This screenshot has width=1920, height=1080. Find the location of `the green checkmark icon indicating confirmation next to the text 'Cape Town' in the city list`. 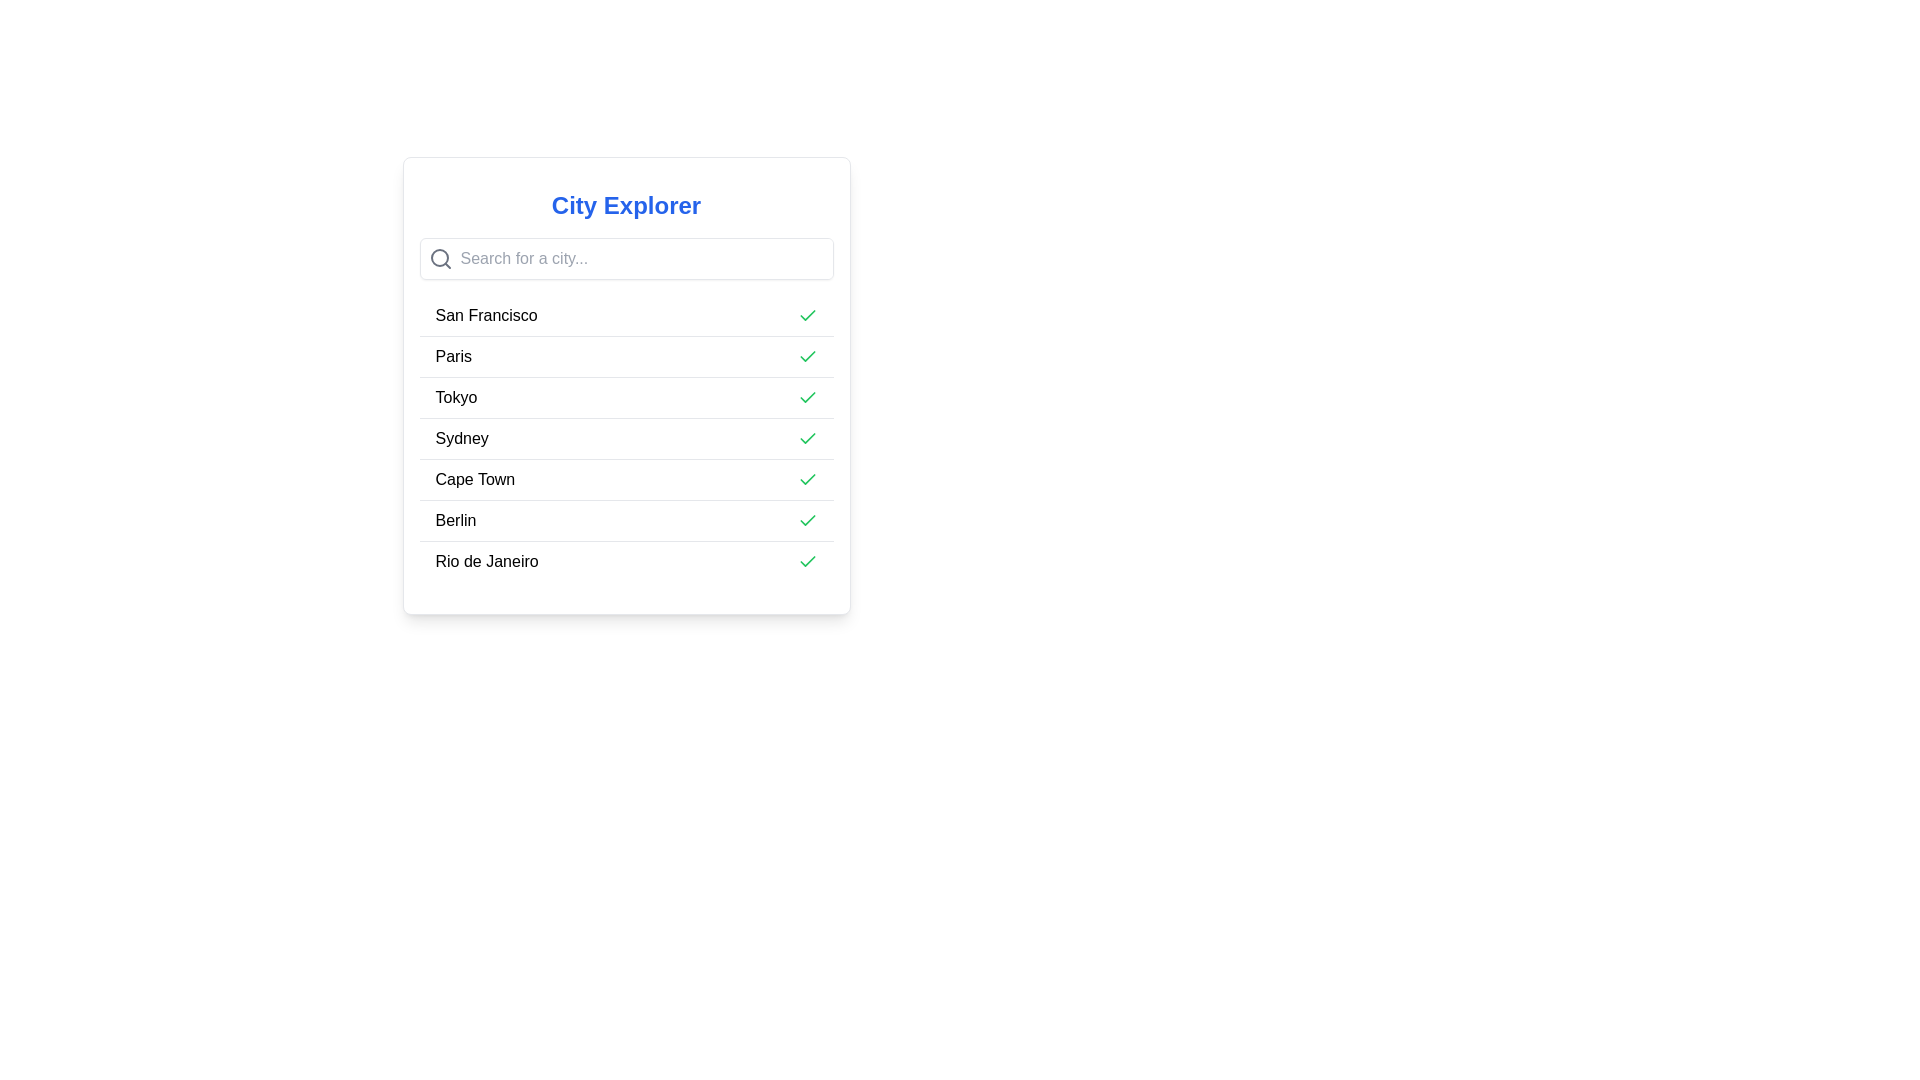

the green checkmark icon indicating confirmation next to the text 'Cape Town' in the city list is located at coordinates (807, 479).